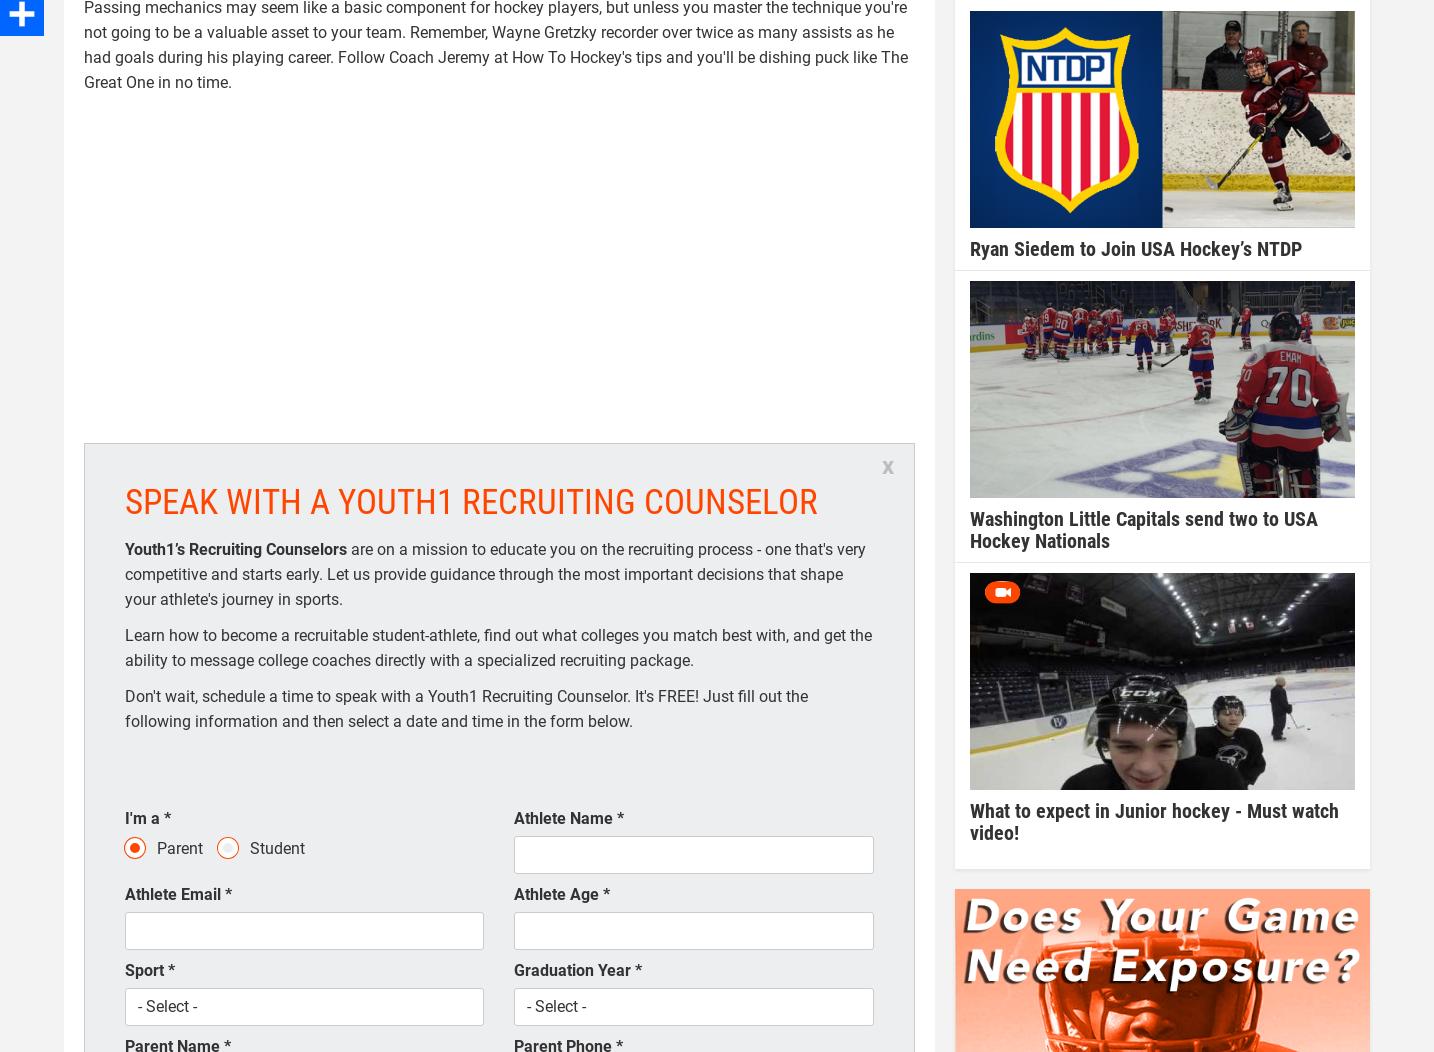 The image size is (1434, 1052). I want to click on 'Parent', so click(179, 847).